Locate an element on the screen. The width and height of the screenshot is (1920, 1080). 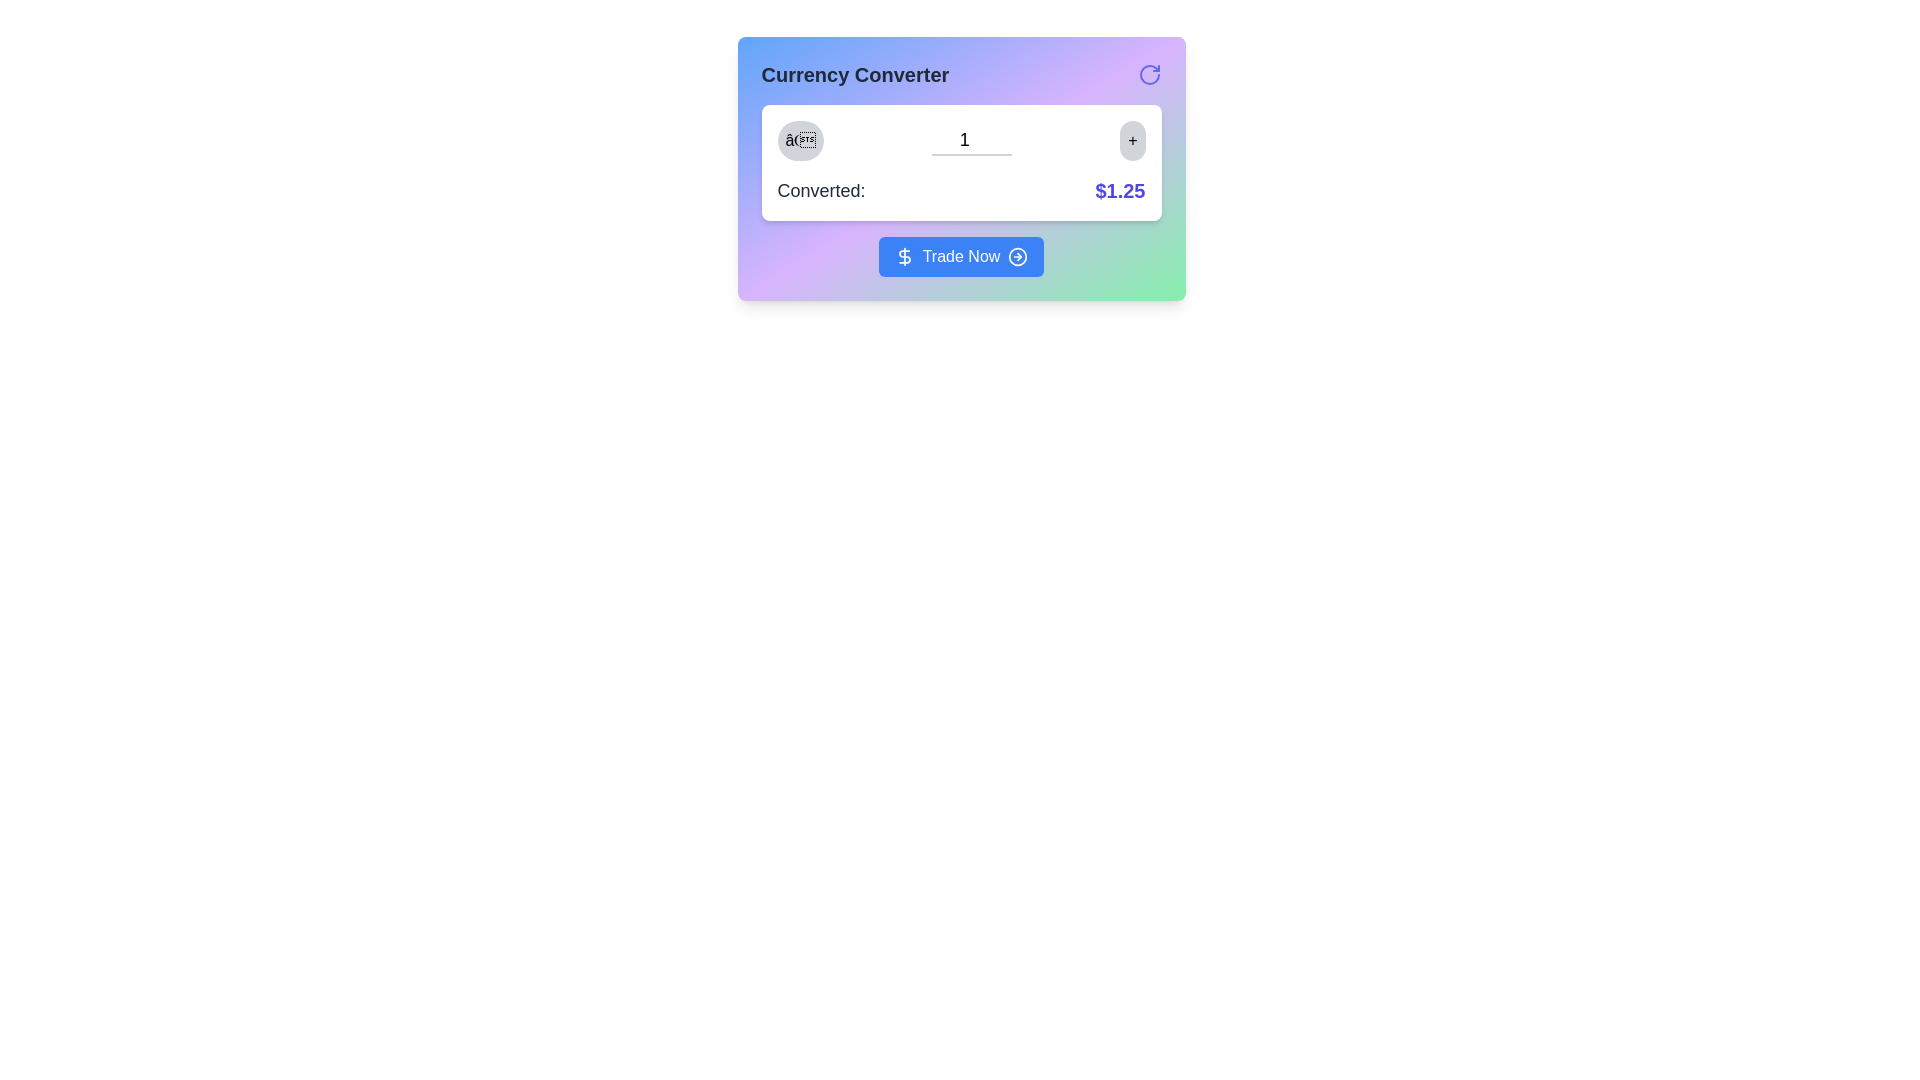
the decorative circular element inside the arrow-right icon, located to the right of the 'Trade Now' button is located at coordinates (1018, 256).